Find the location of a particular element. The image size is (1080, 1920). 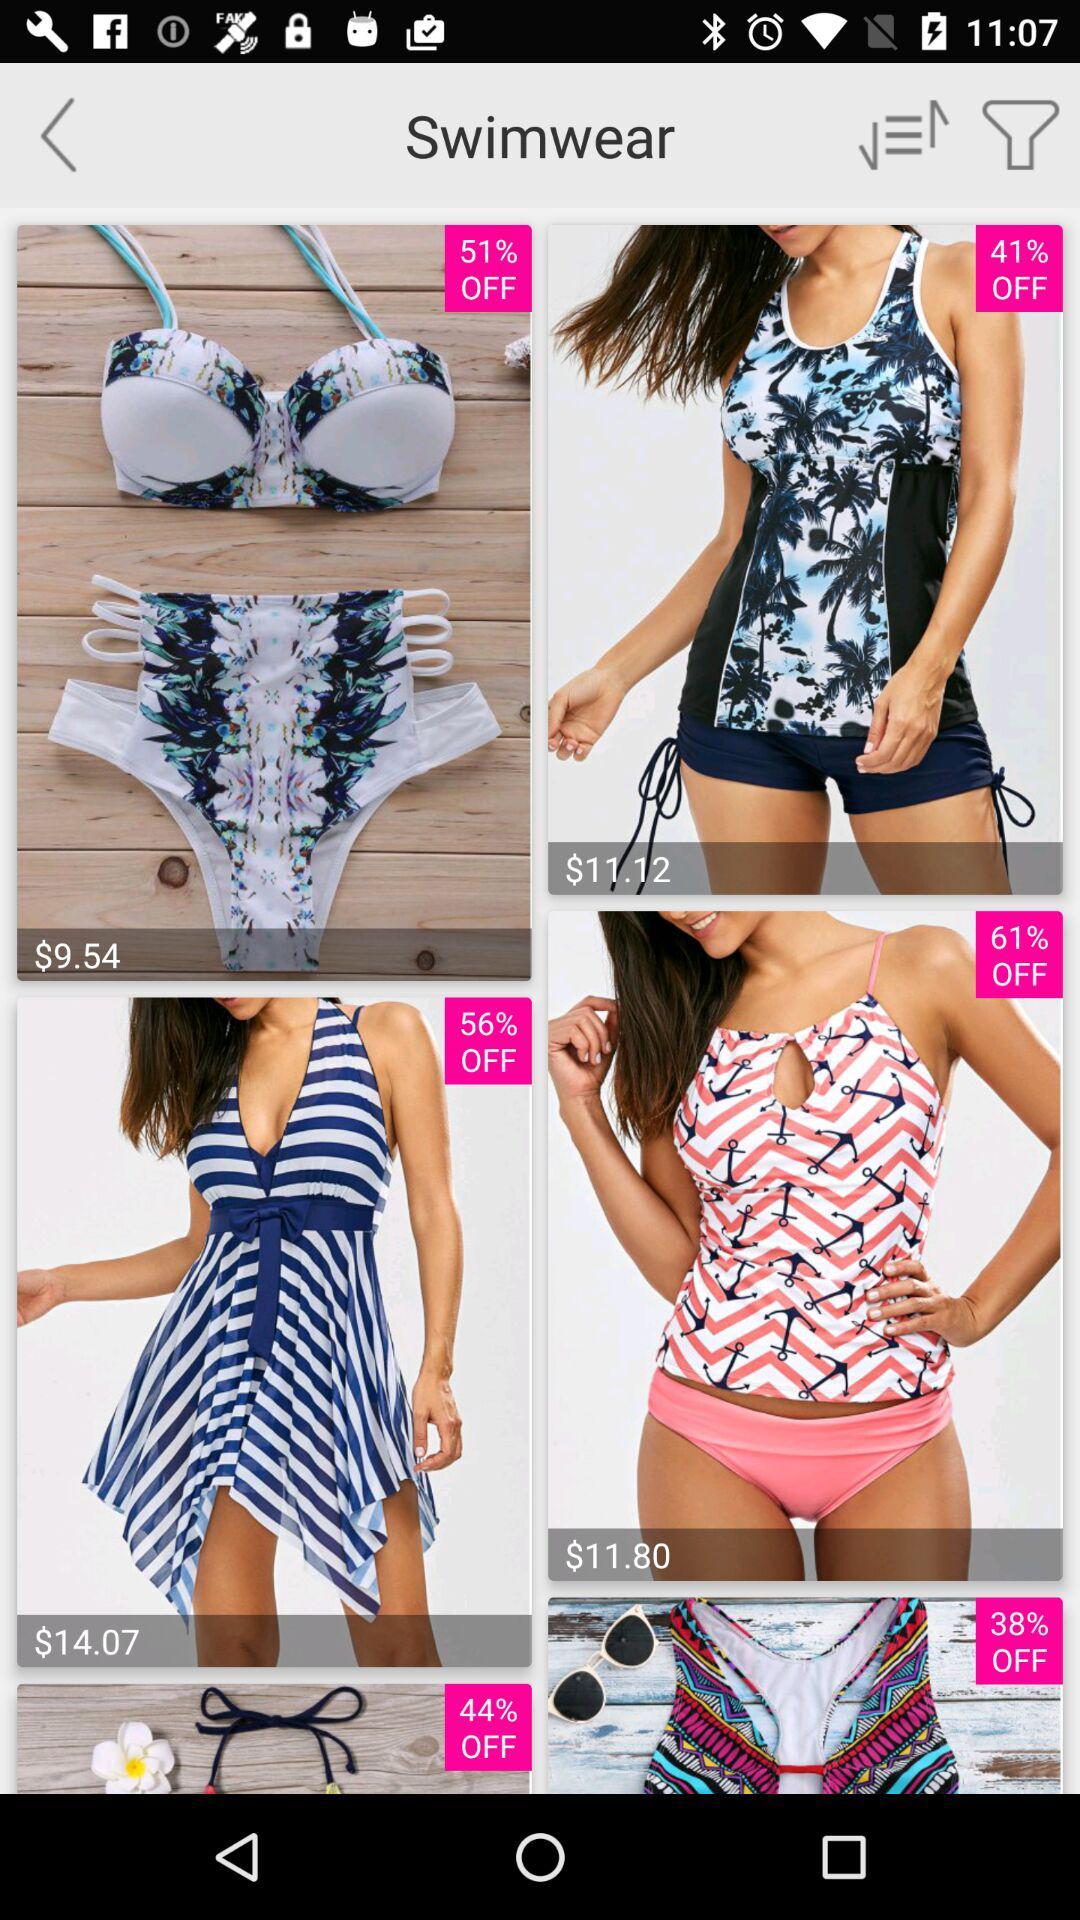

go back is located at coordinates (57, 133).